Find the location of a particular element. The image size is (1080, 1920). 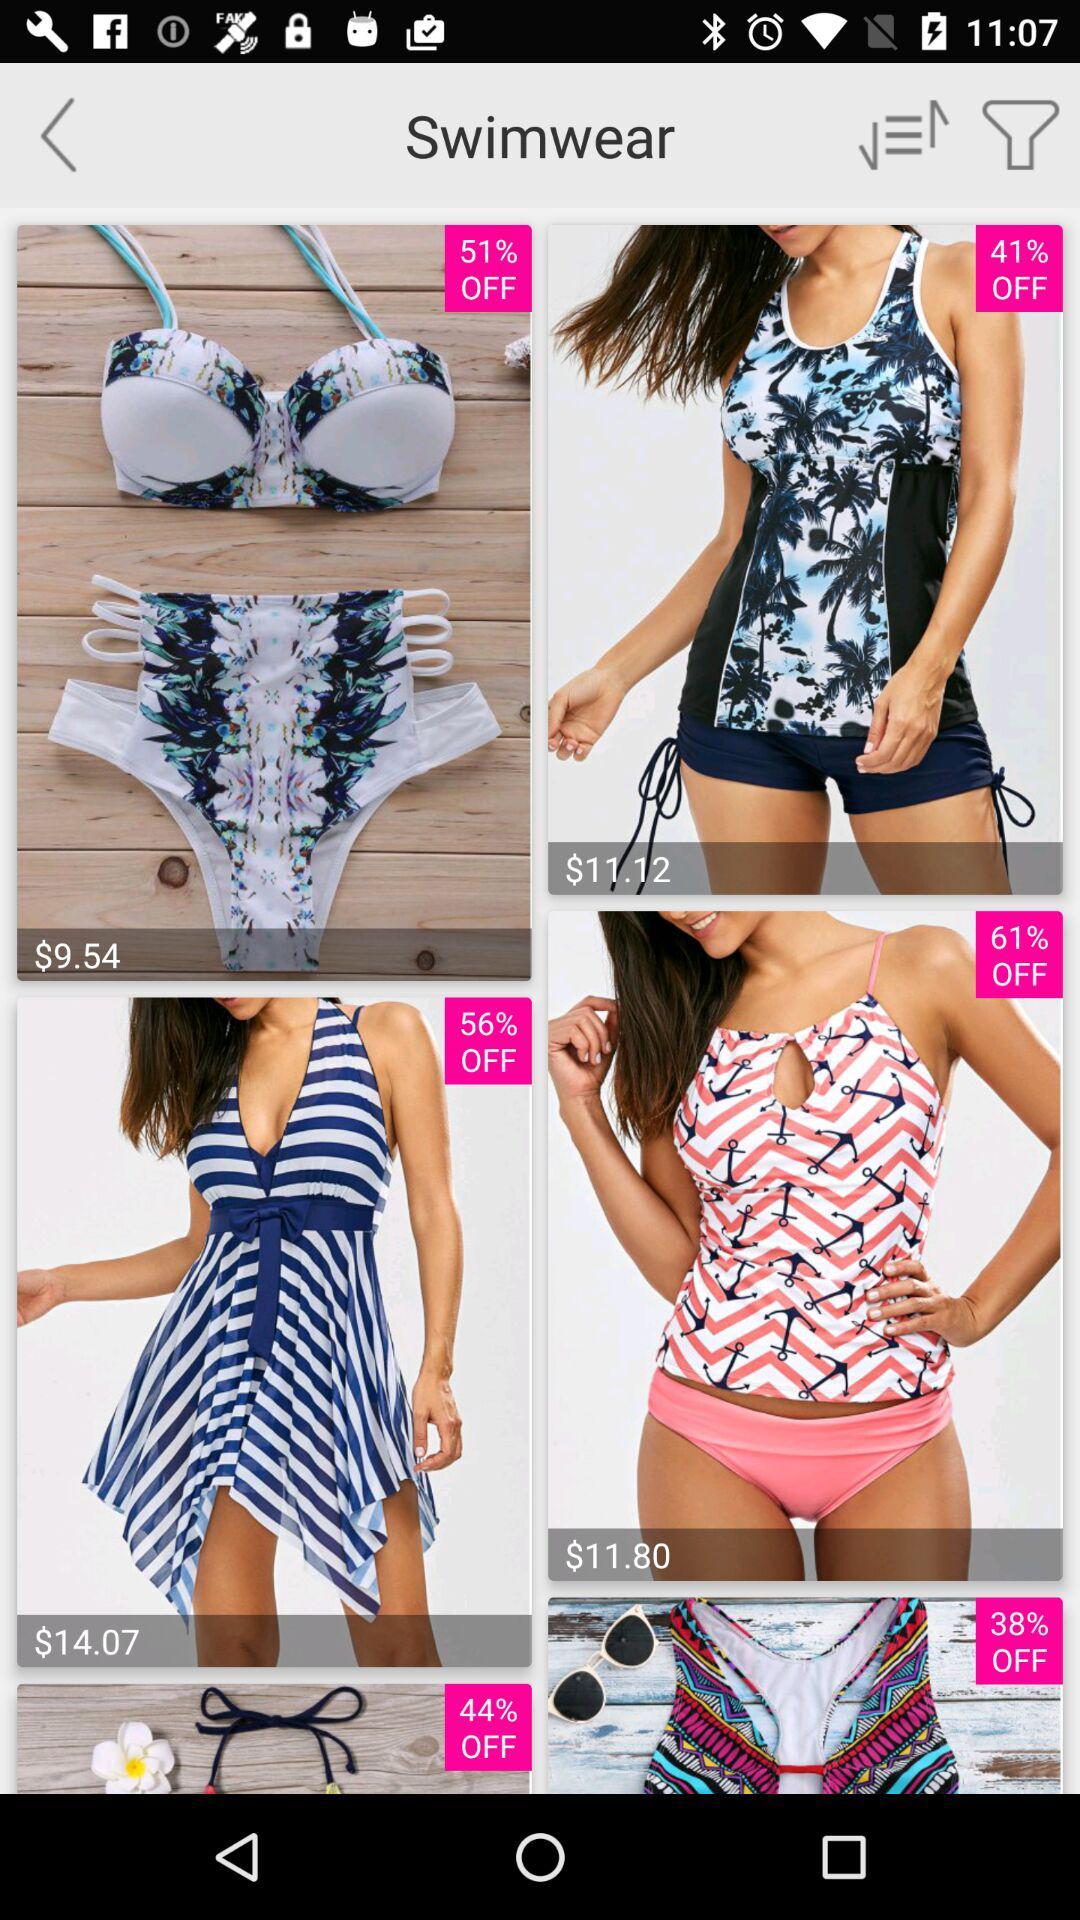

go back is located at coordinates (57, 133).